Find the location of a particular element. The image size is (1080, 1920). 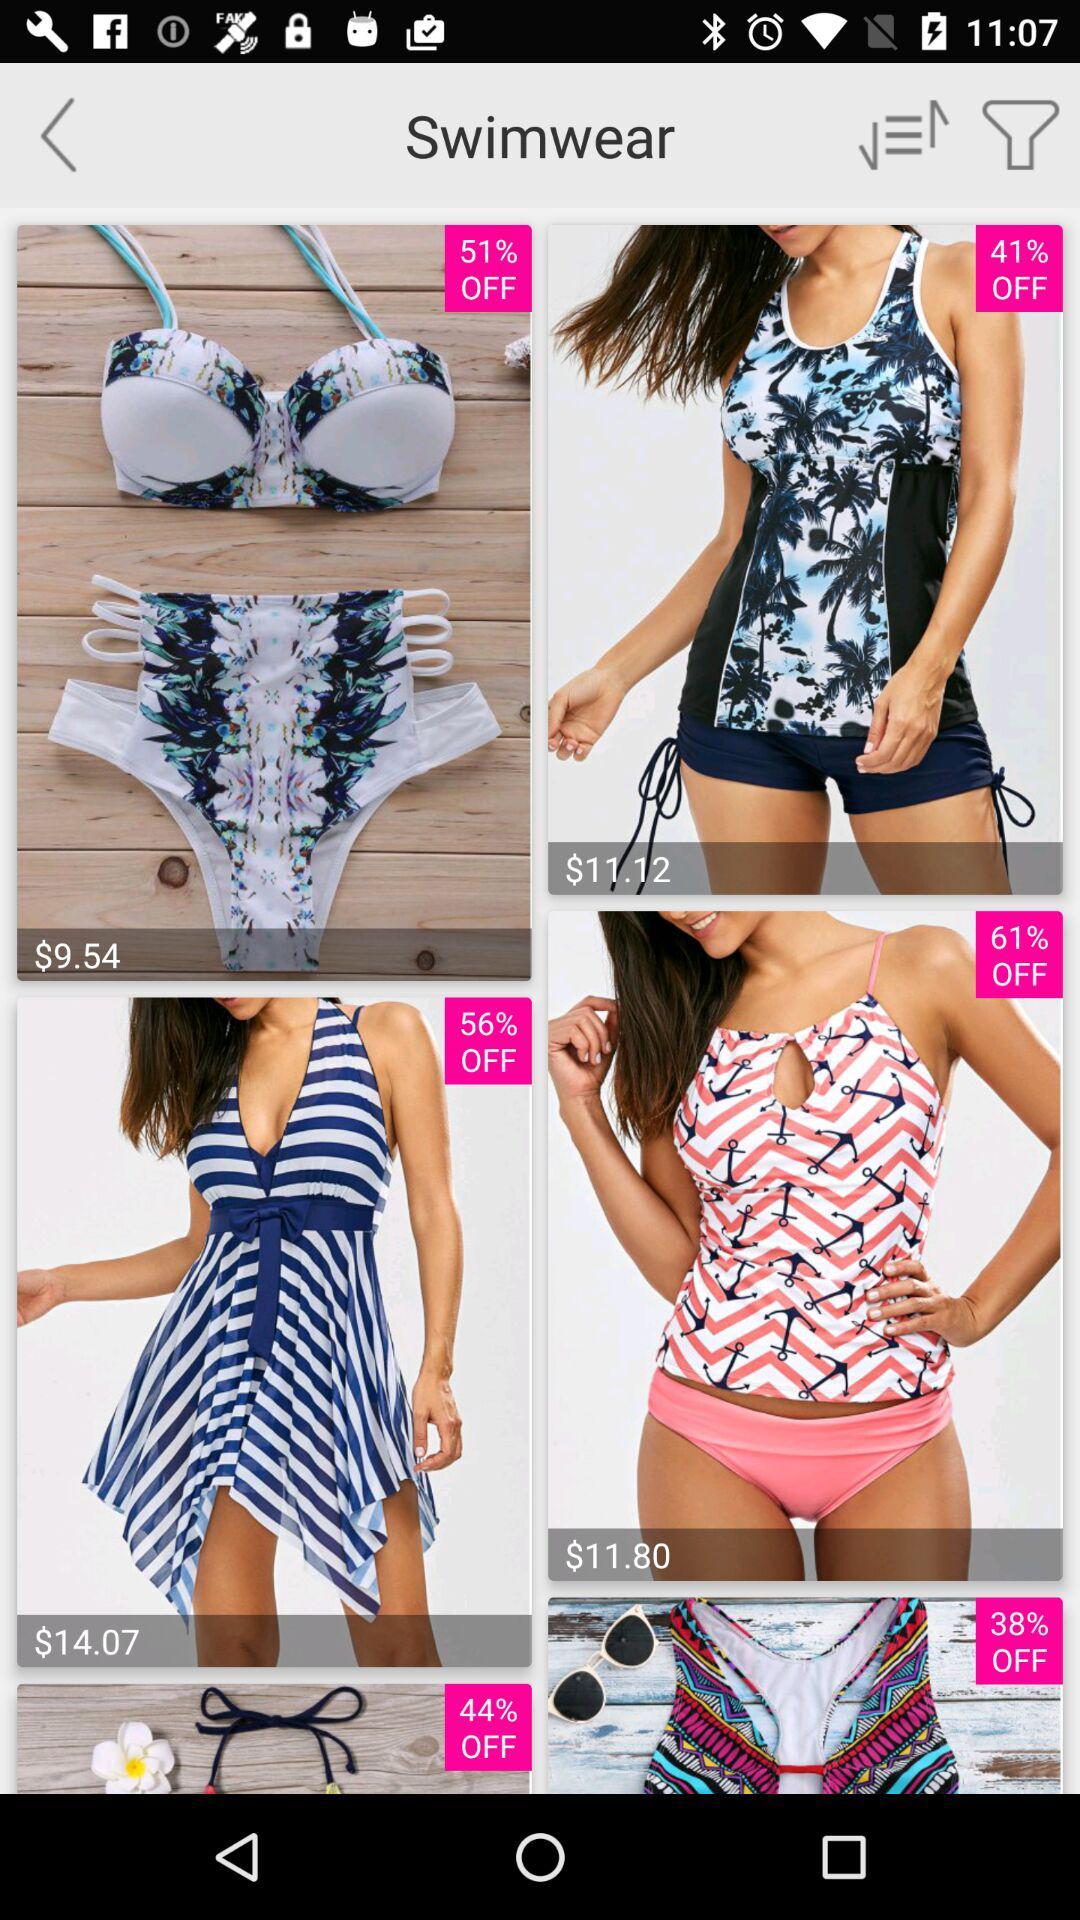

go back is located at coordinates (57, 133).